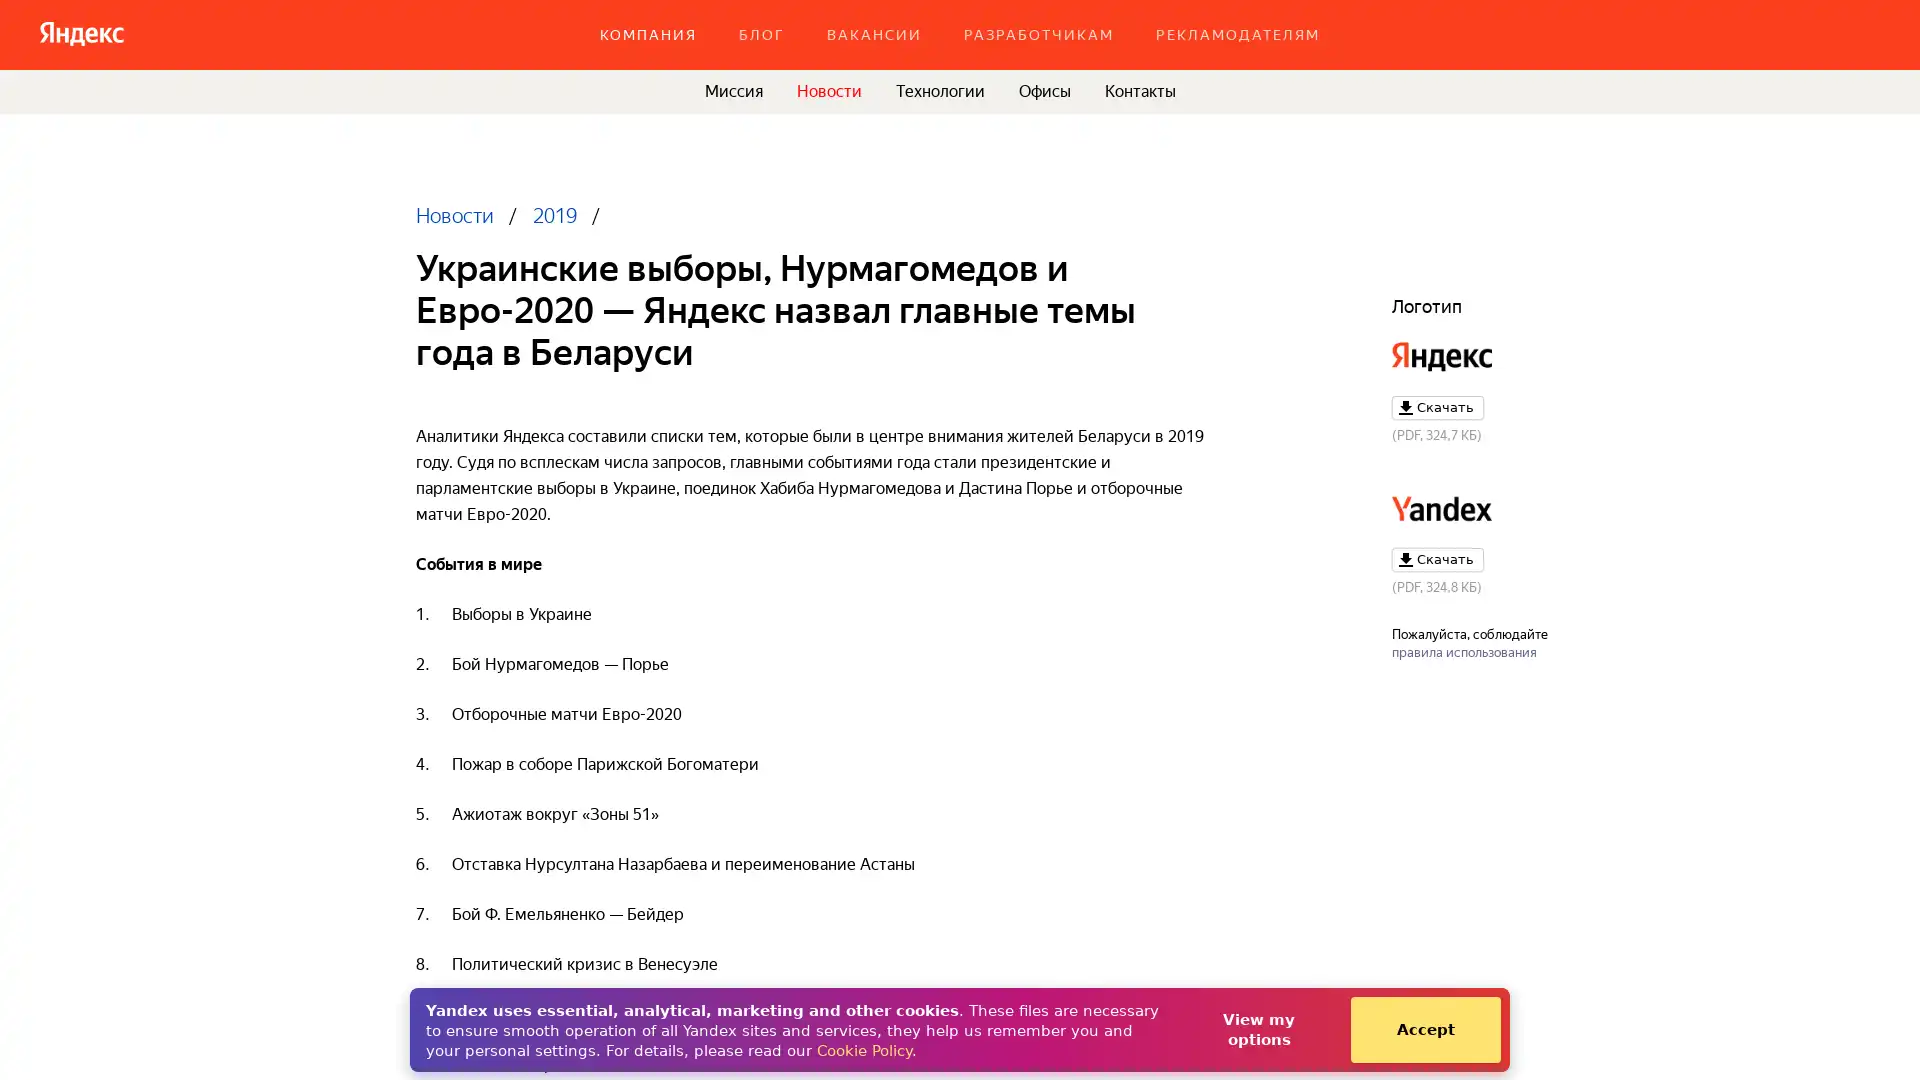 This screenshot has width=1920, height=1080. I want to click on View my options, so click(1257, 1029).